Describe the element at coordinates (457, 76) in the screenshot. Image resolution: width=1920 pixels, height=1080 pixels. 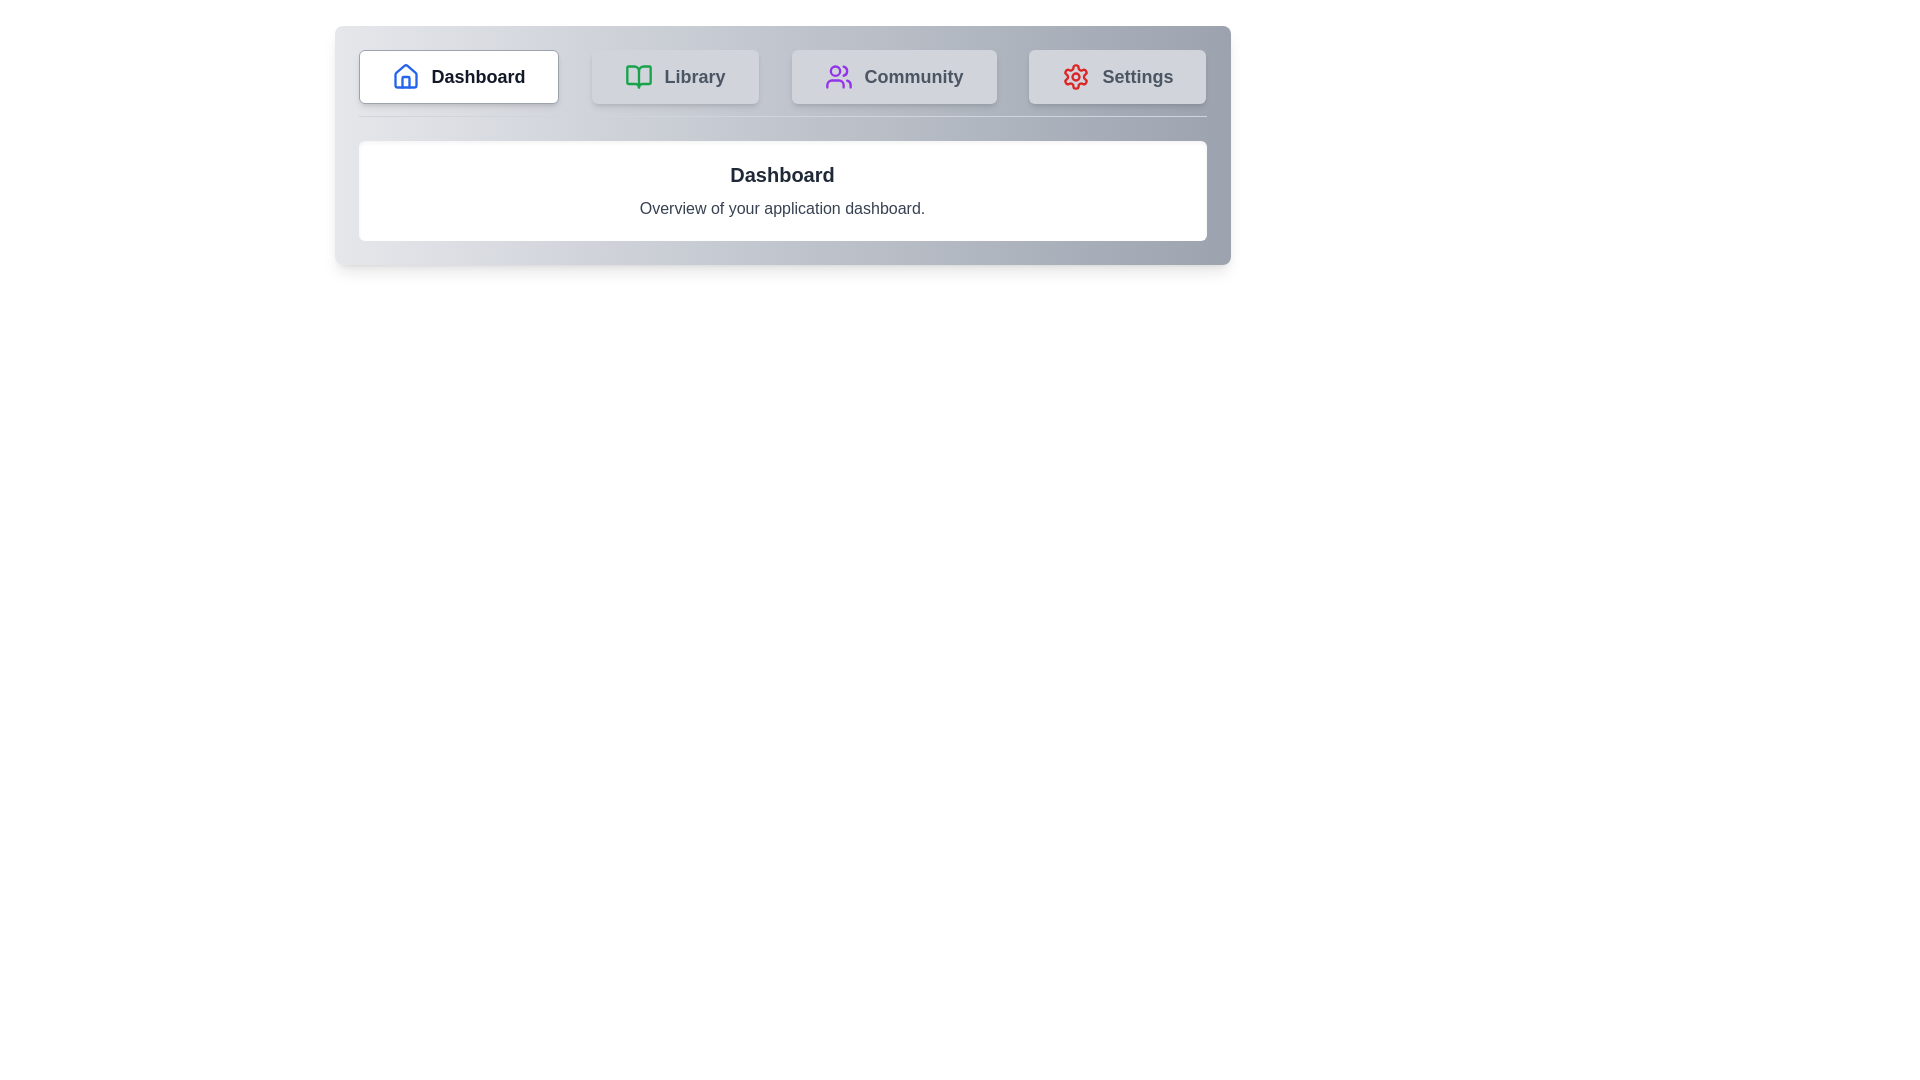
I see `the tab labeled Dashboard` at that location.